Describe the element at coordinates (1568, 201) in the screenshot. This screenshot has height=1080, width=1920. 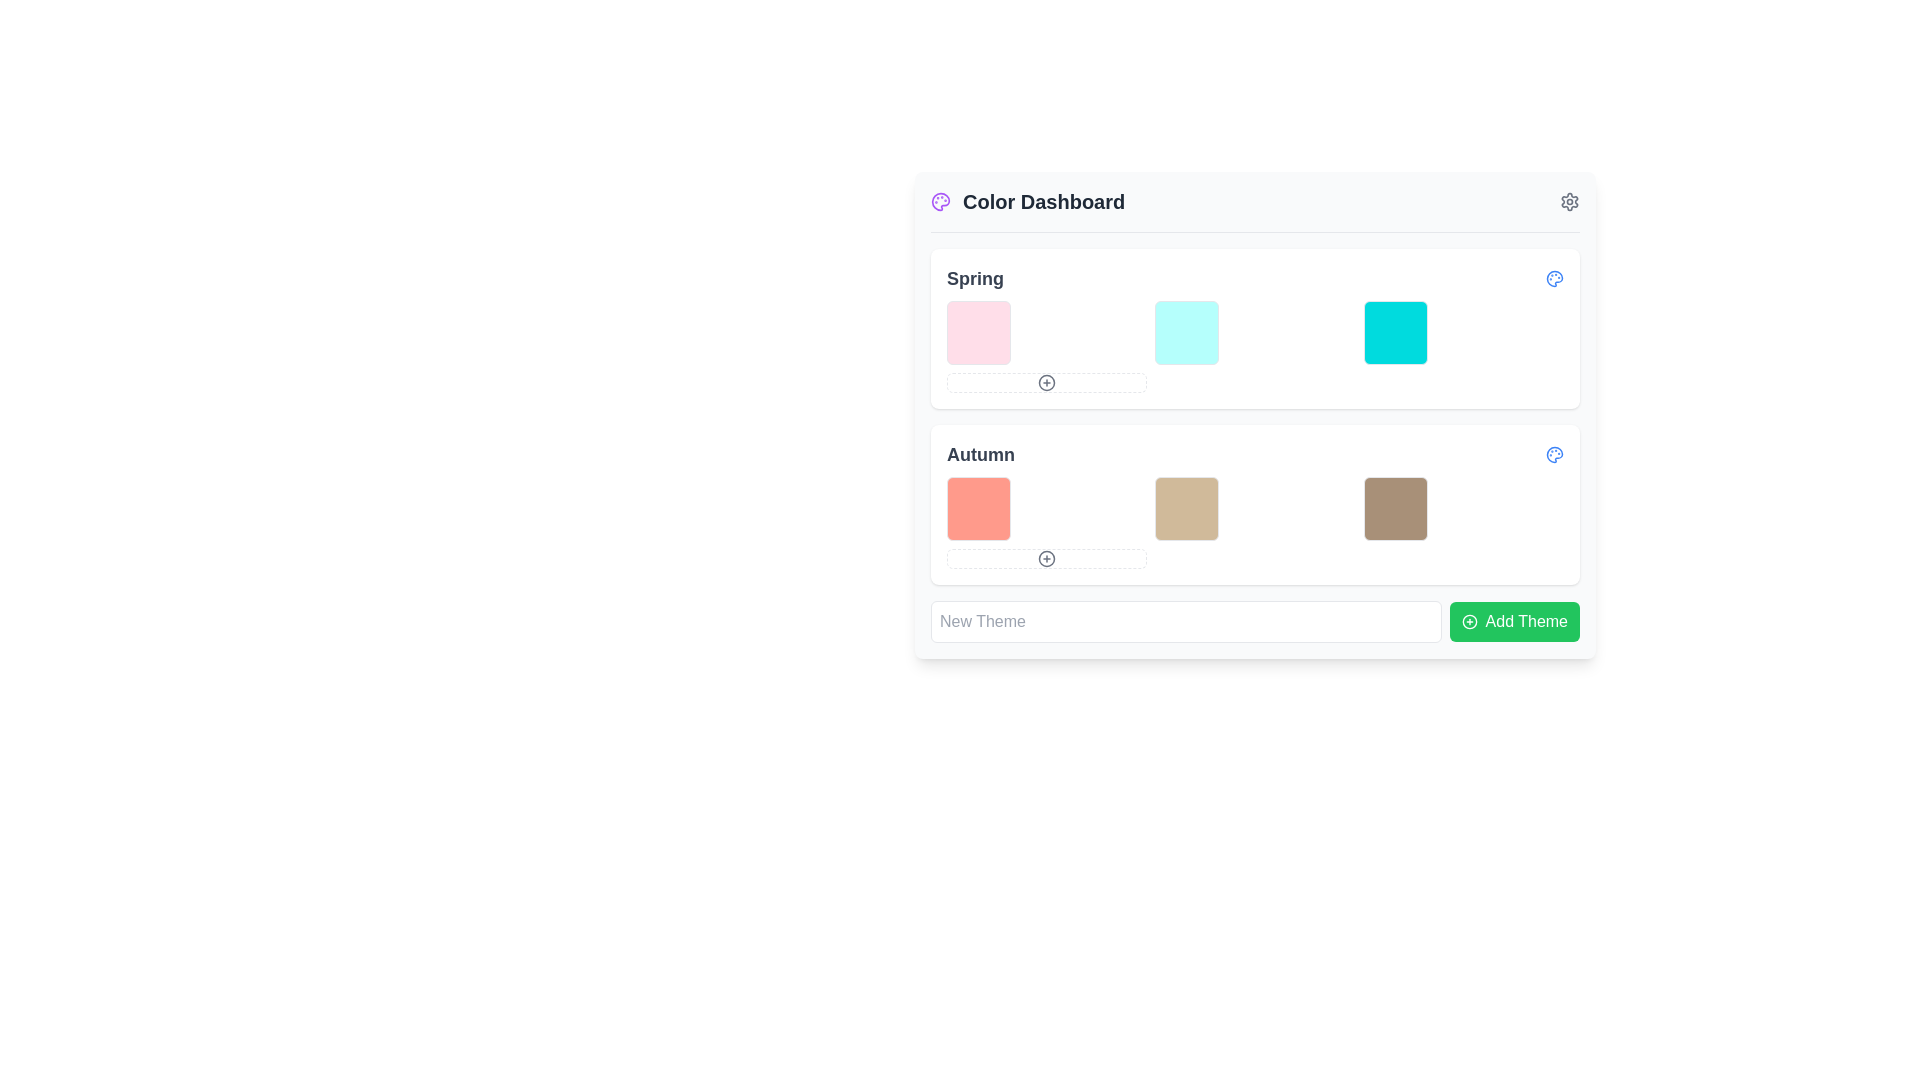
I see `the gear-shaped icon in gray at the top-right corner of the 'Color Dashboard' header` at that location.